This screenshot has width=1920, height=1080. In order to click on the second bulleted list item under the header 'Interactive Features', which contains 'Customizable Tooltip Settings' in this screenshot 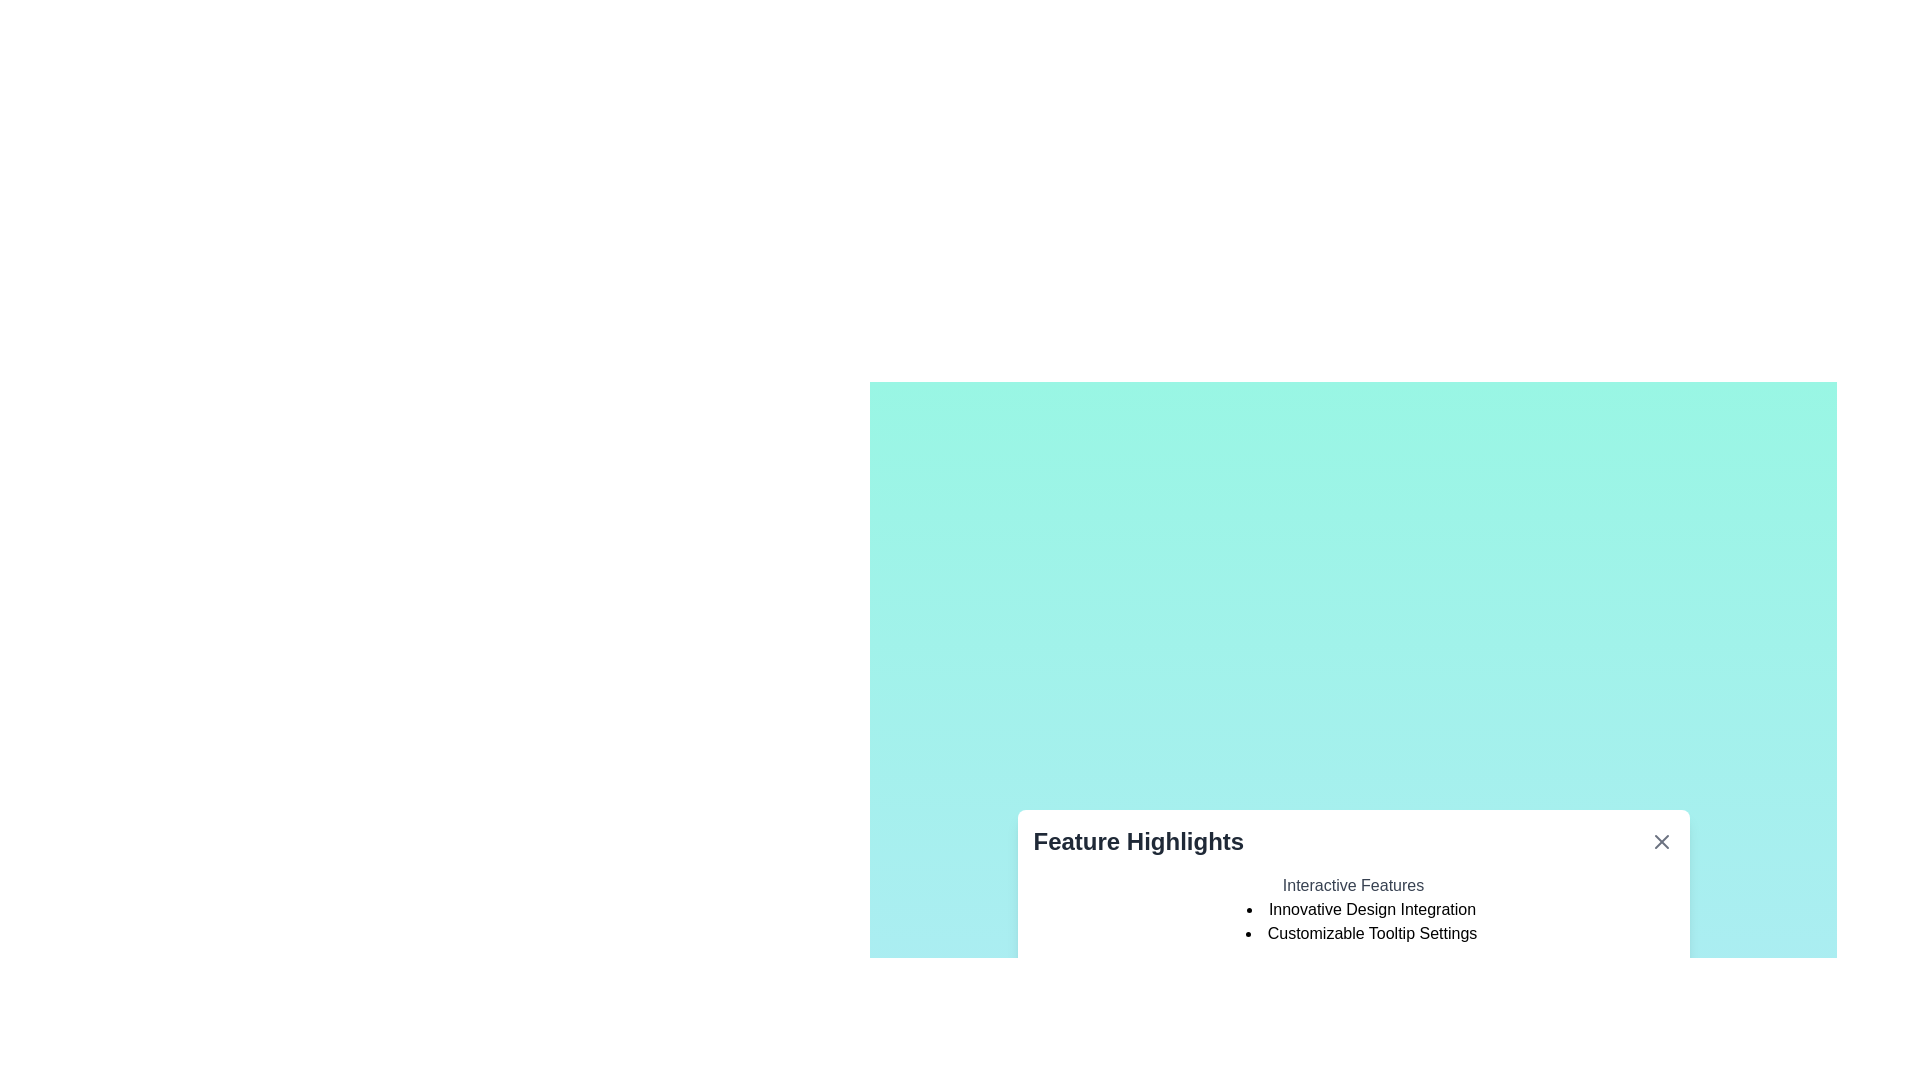, I will do `click(1353, 921)`.